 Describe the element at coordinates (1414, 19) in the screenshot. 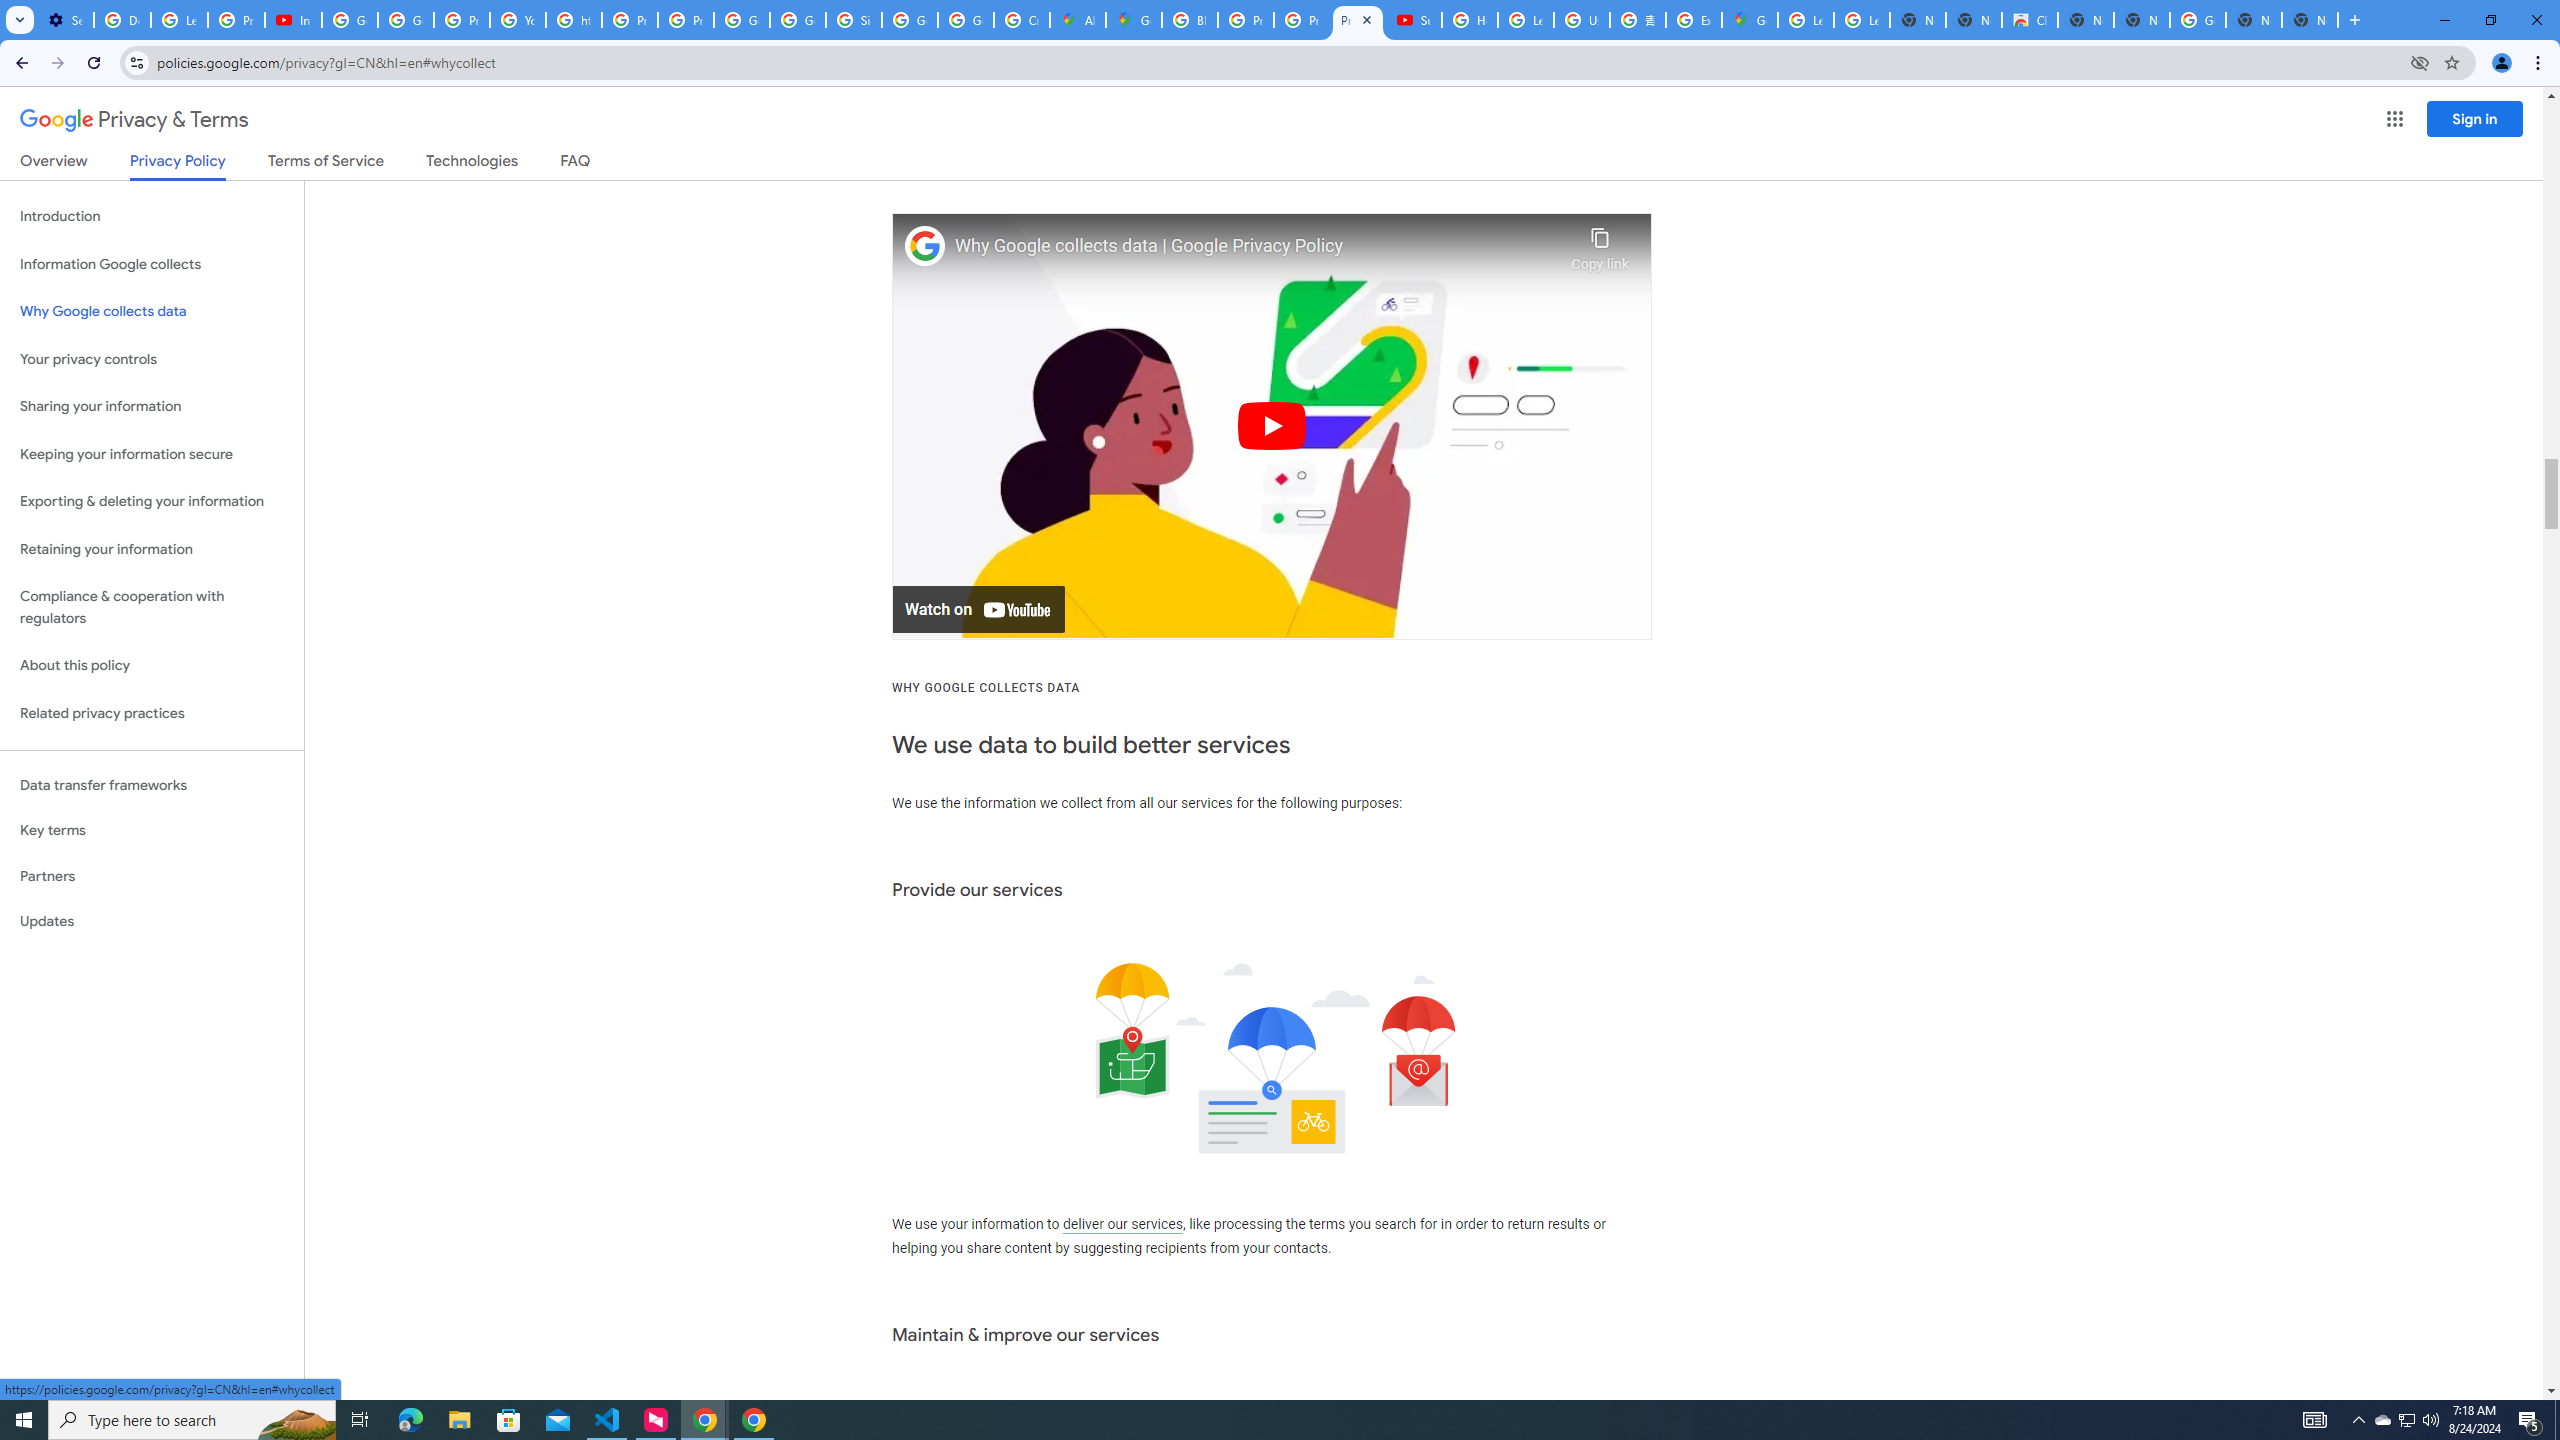

I see `'Subscriptions - YouTube'` at that location.